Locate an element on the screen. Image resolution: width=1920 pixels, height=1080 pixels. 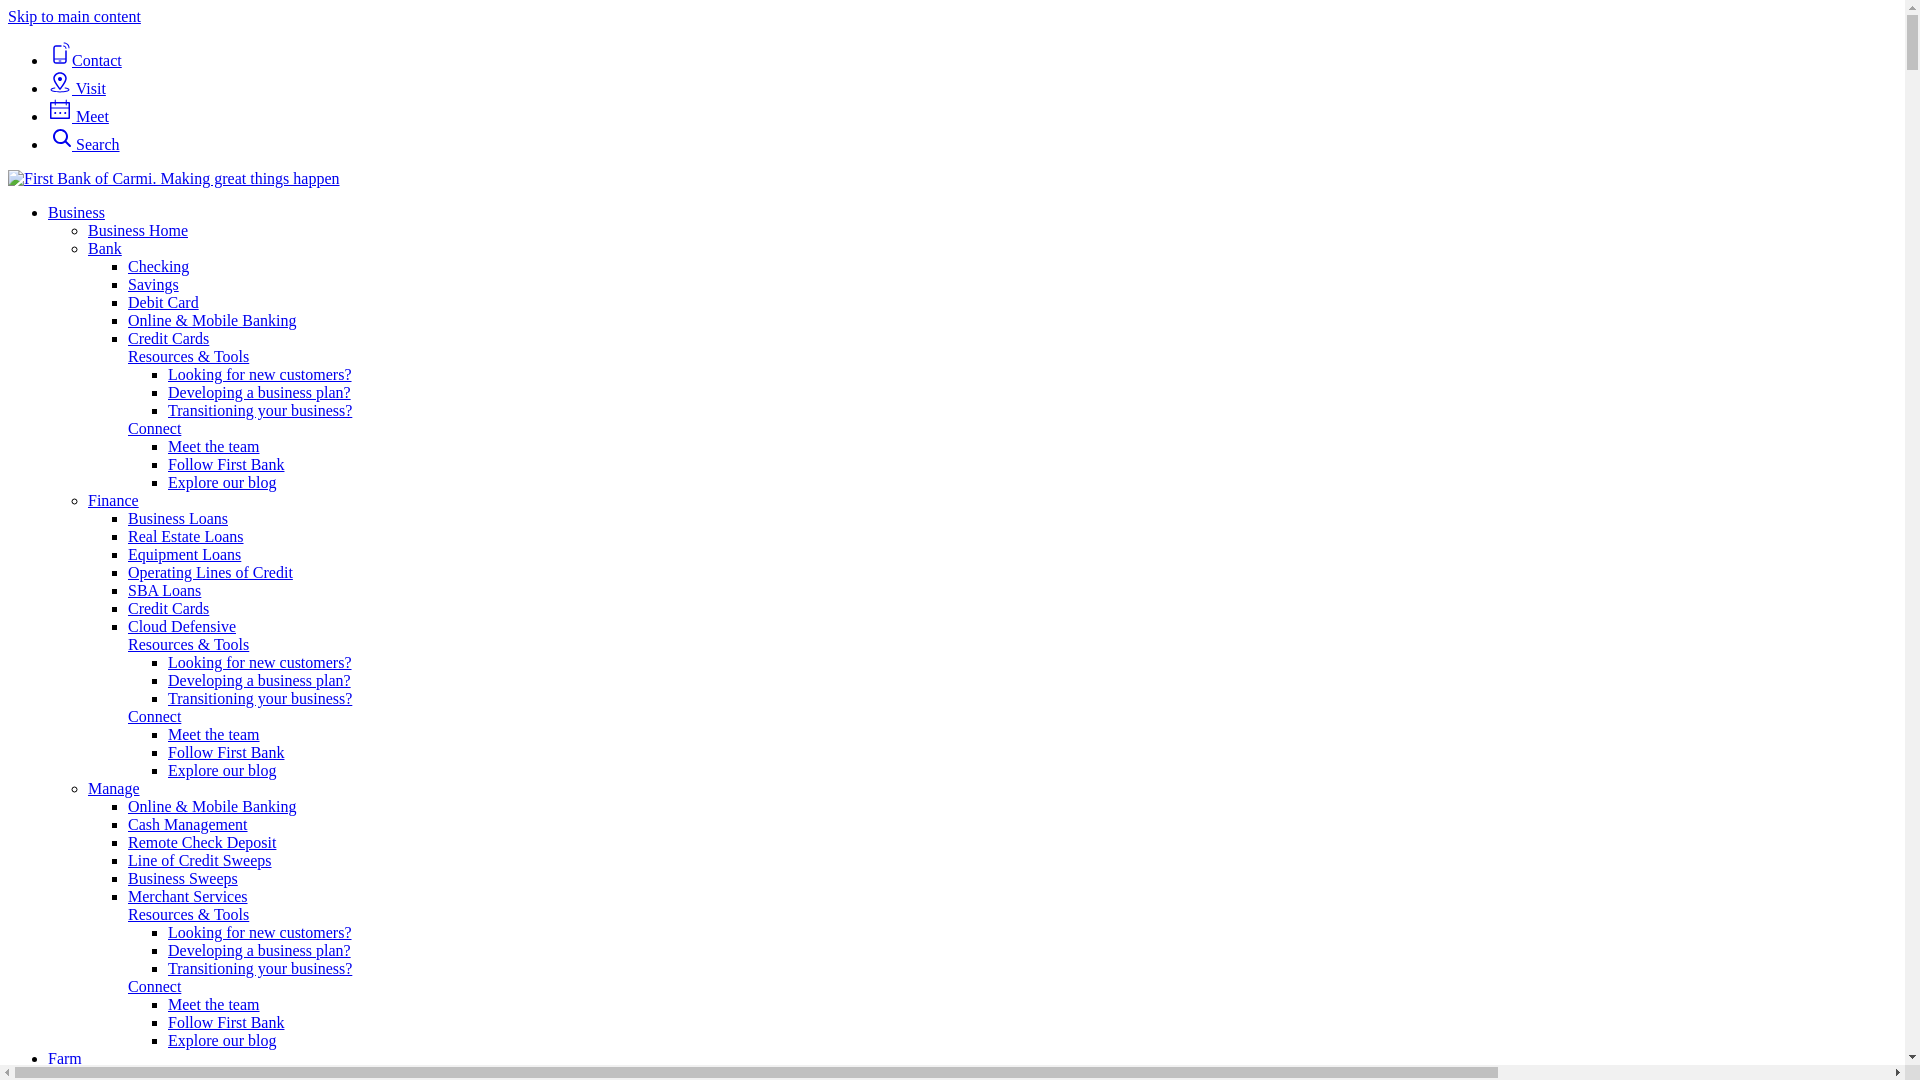
'Explore our blog' is located at coordinates (221, 482).